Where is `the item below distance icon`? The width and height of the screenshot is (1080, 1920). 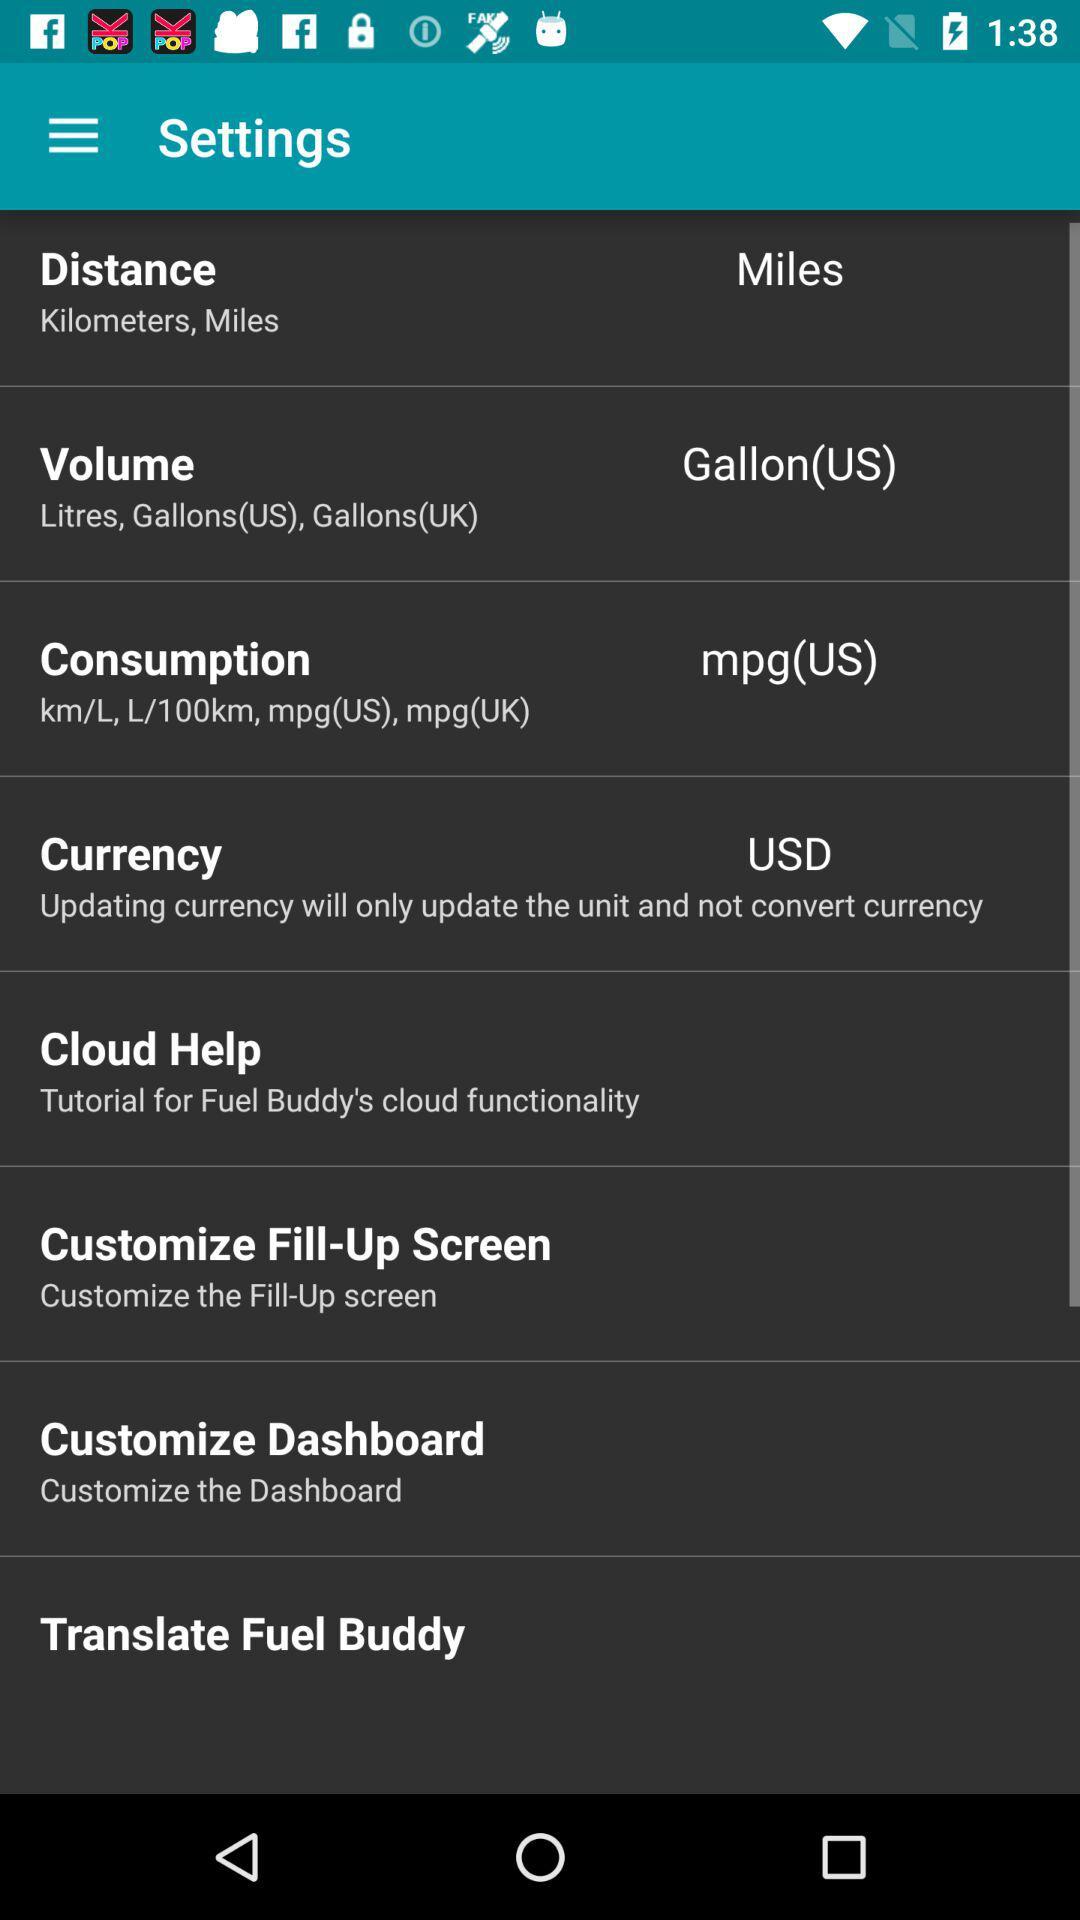
the item below distance icon is located at coordinates (559, 318).